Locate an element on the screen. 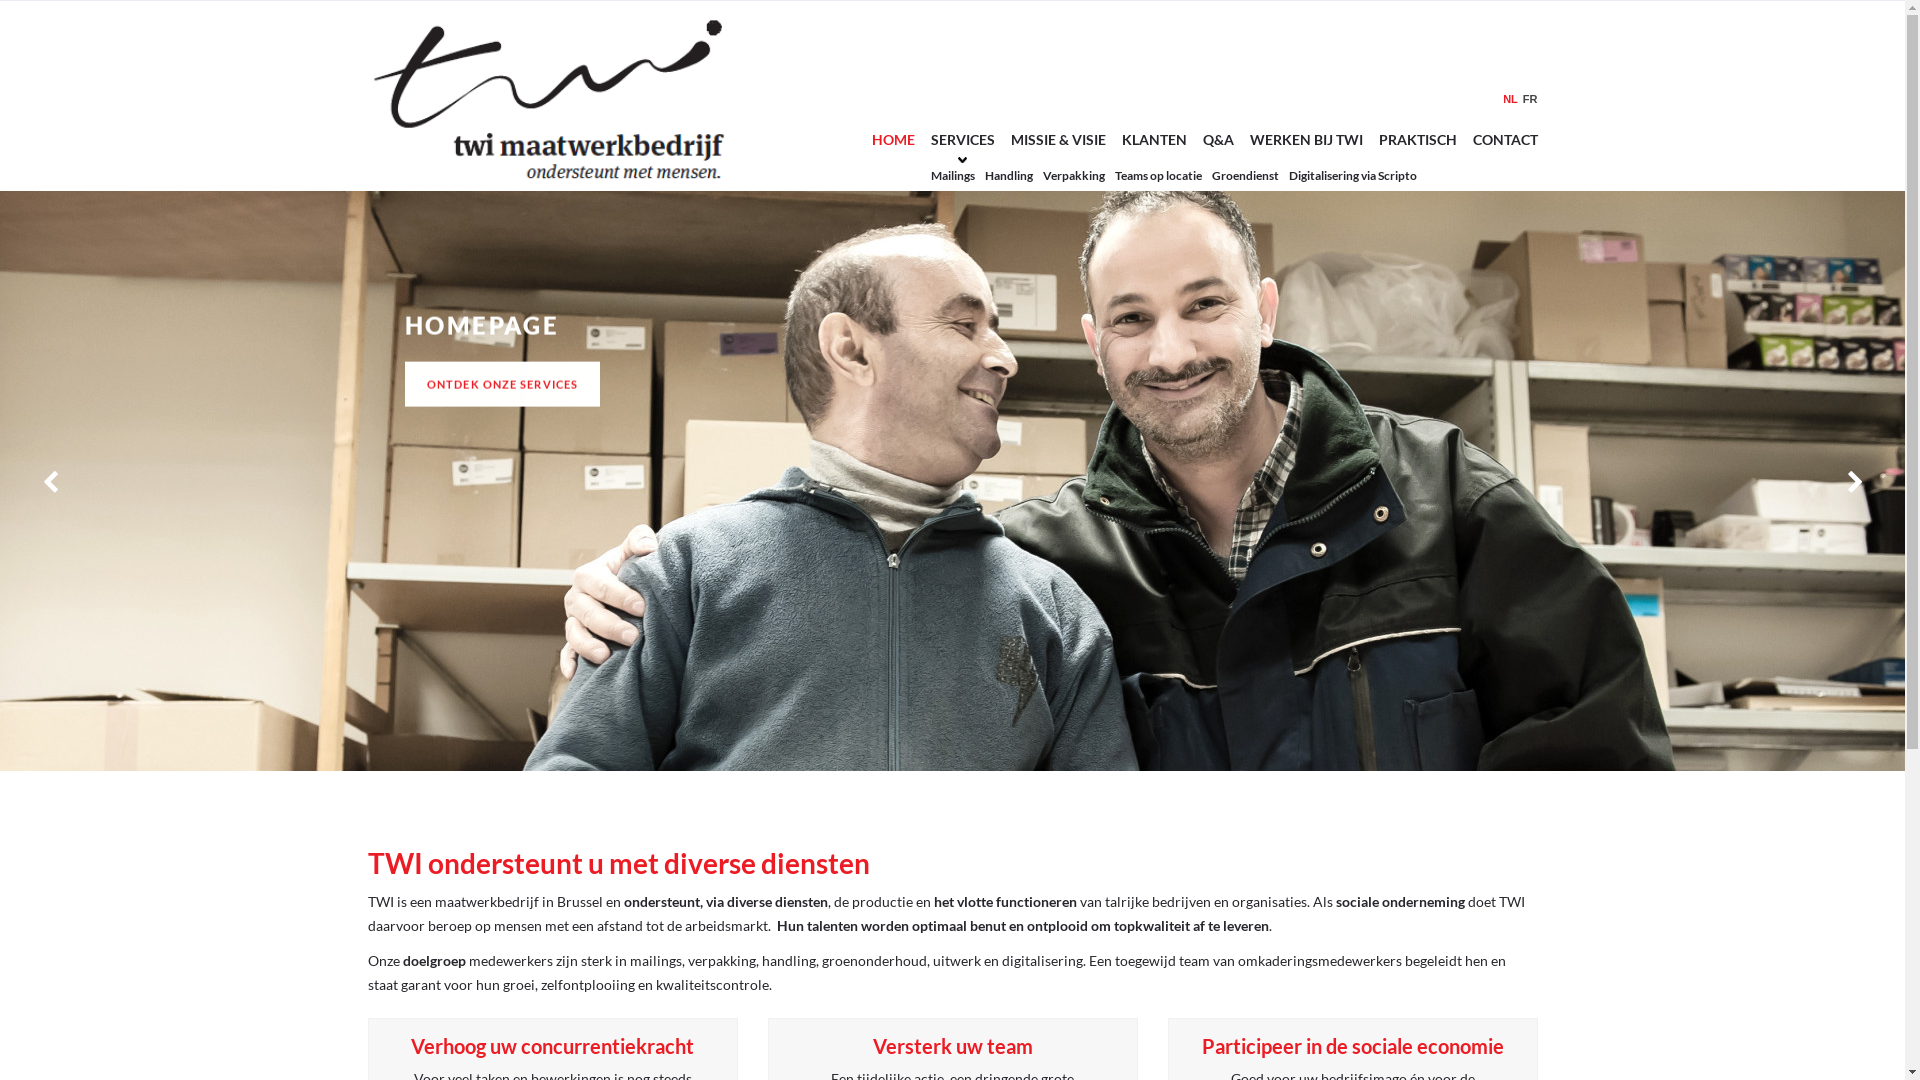 This screenshot has height=1080, width=1920. 'MISSIE & VISIE' is located at coordinates (1056, 139).